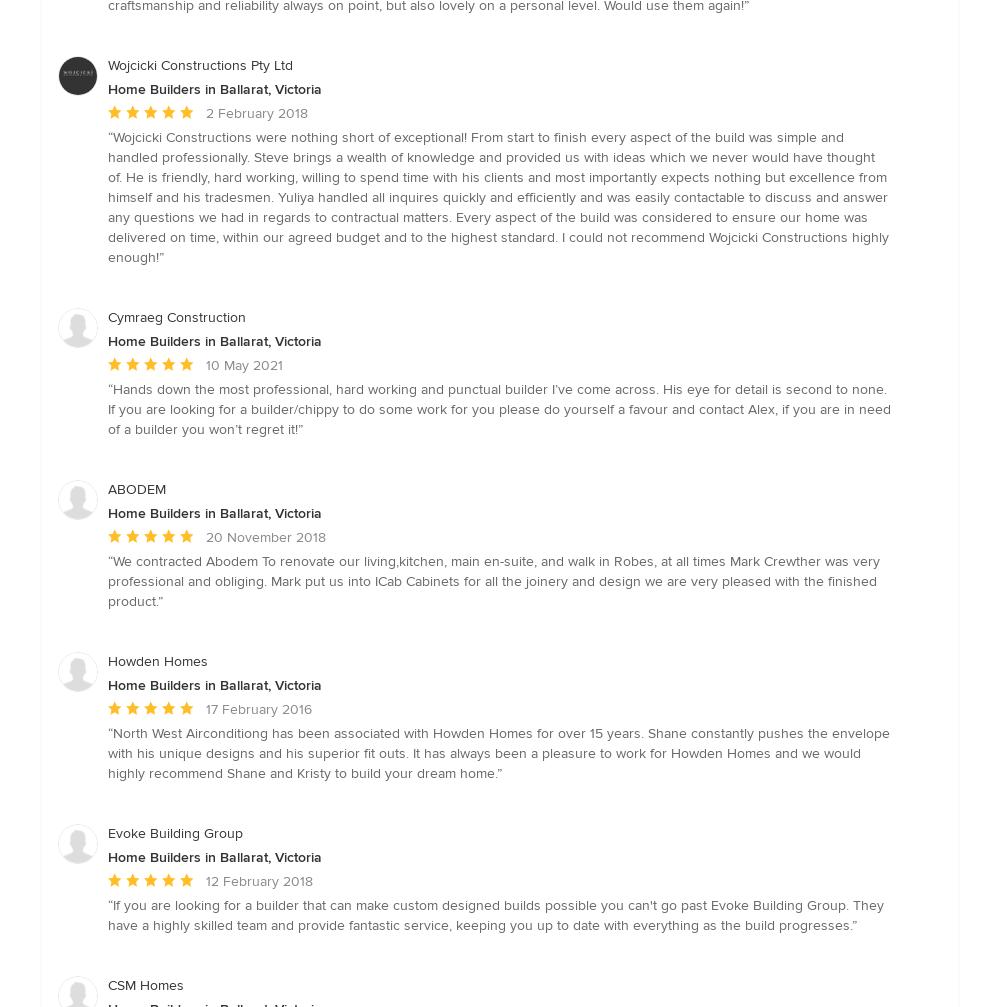 The image size is (1000, 1007). I want to click on 'If you are looking for a builder that can make custom designed builds possible you can't go past Evoke Building Group. They have a highly skilled team and provide fantastic service, keeping you up to date with everything as the build progresses.', so click(495, 913).